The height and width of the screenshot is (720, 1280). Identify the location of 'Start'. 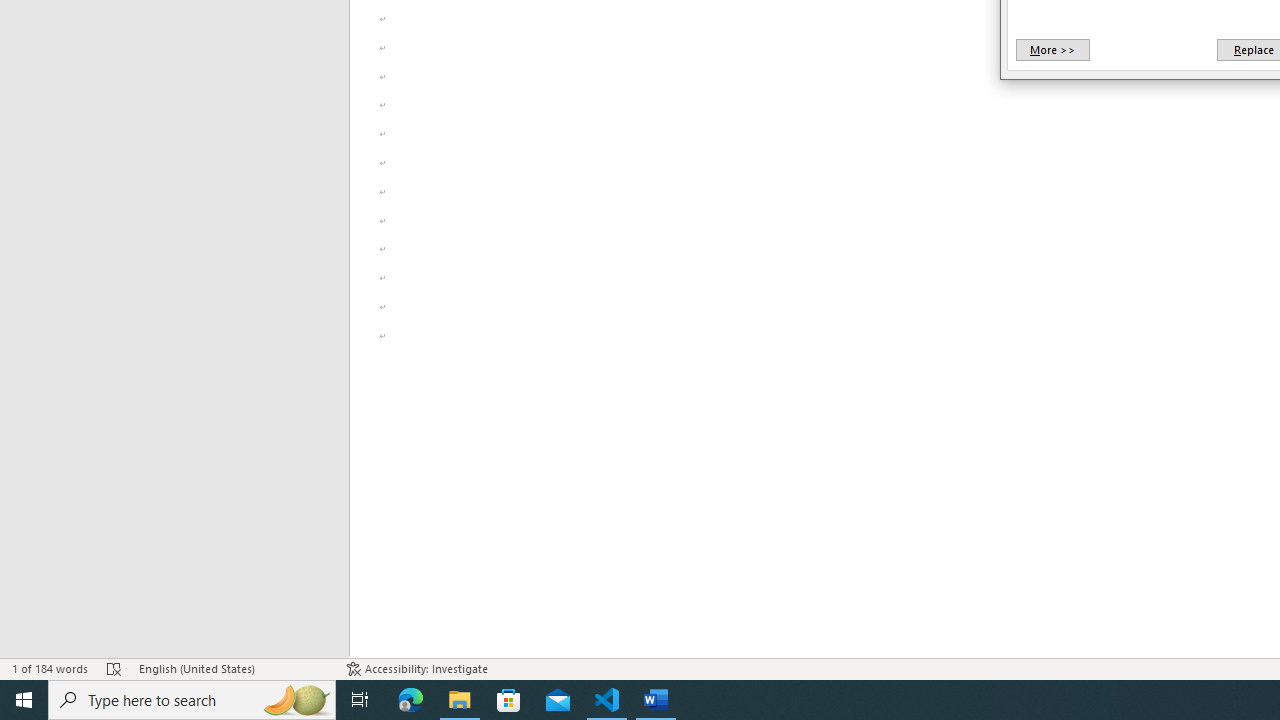
(24, 698).